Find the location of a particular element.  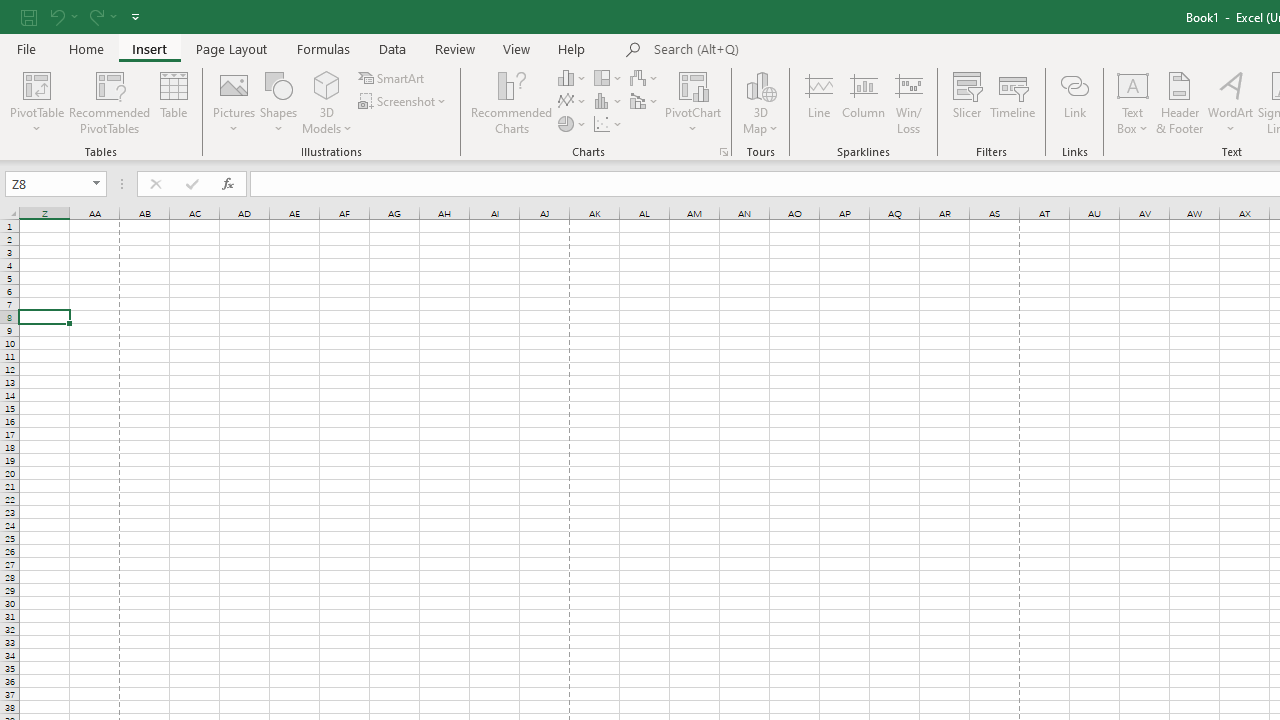

'3D Map' is located at coordinates (759, 103).